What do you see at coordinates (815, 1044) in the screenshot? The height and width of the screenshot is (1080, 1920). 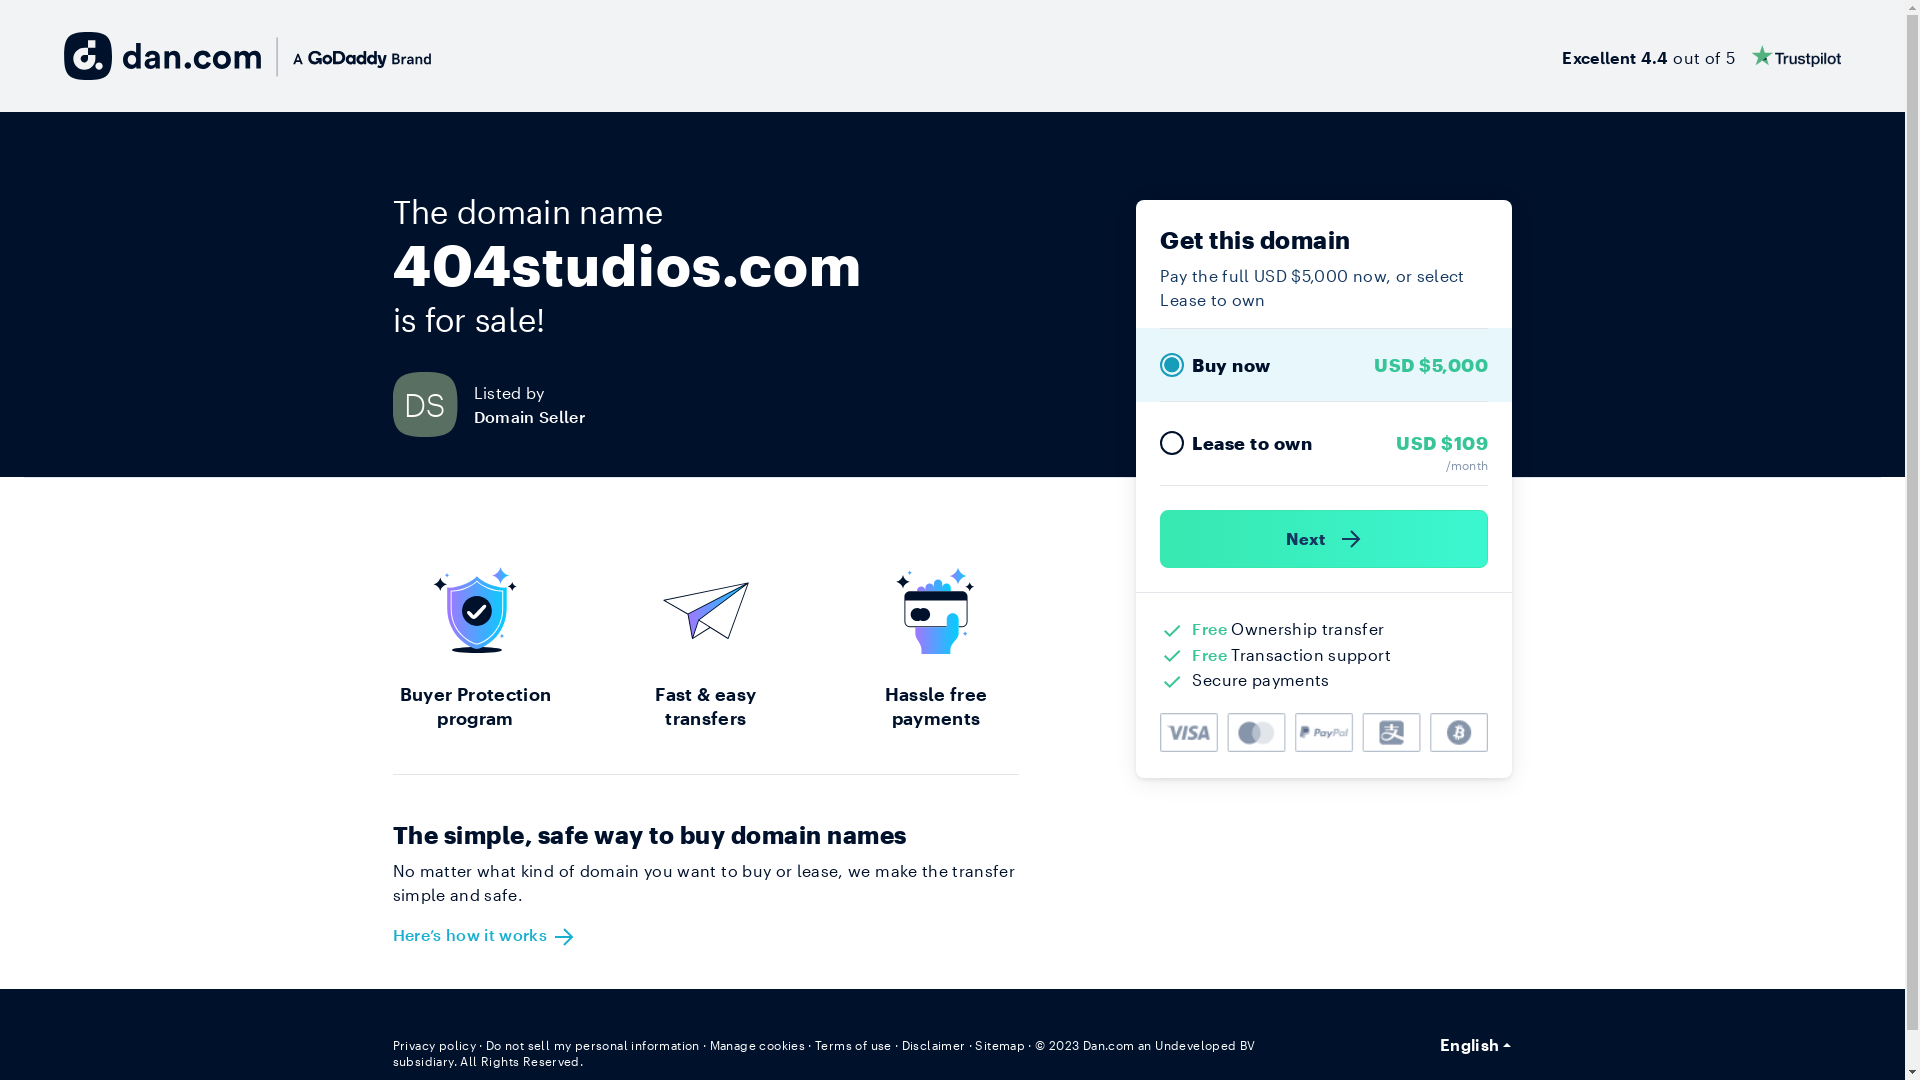 I see `'Terms of use'` at bounding box center [815, 1044].